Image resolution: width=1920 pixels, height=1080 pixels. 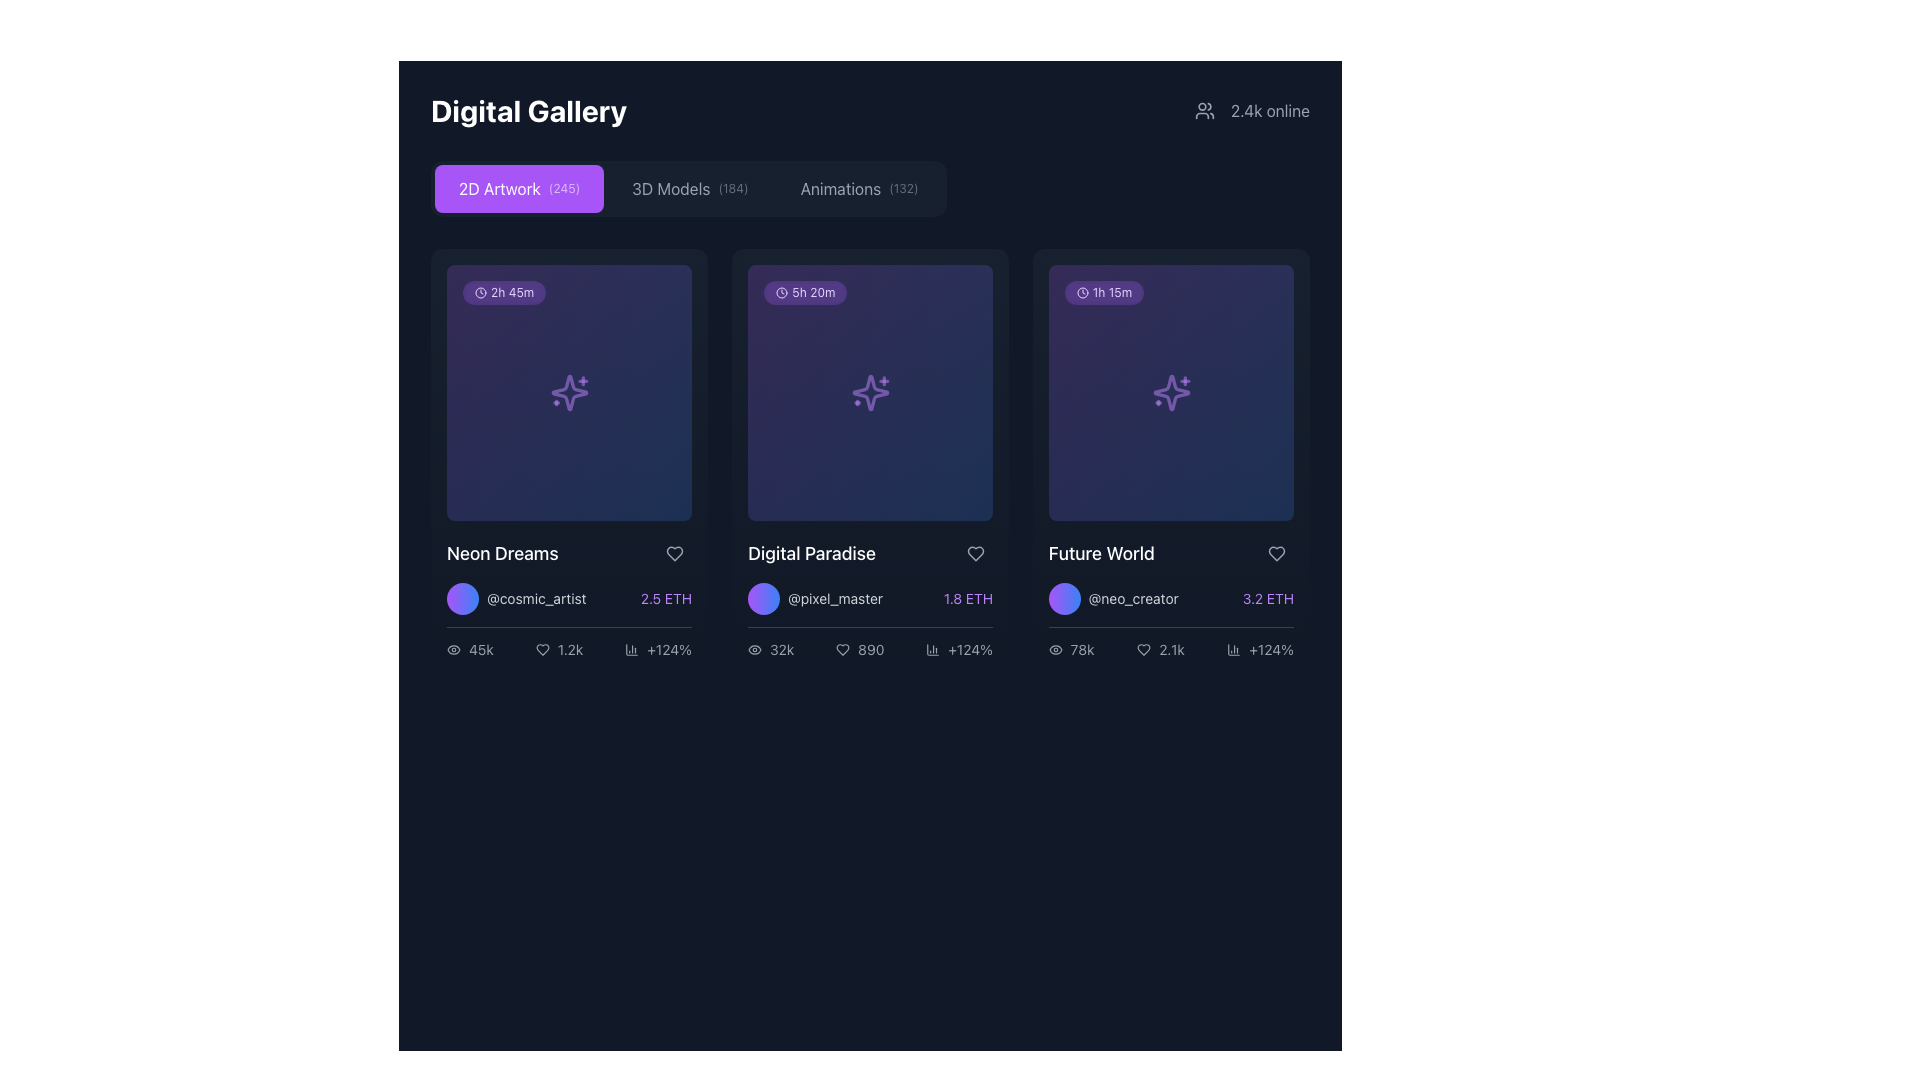 What do you see at coordinates (453, 650) in the screenshot?
I see `the visibility icon located to the left of the text '45k' in the bottom-left corner of the 'Neon Dreams' card` at bounding box center [453, 650].